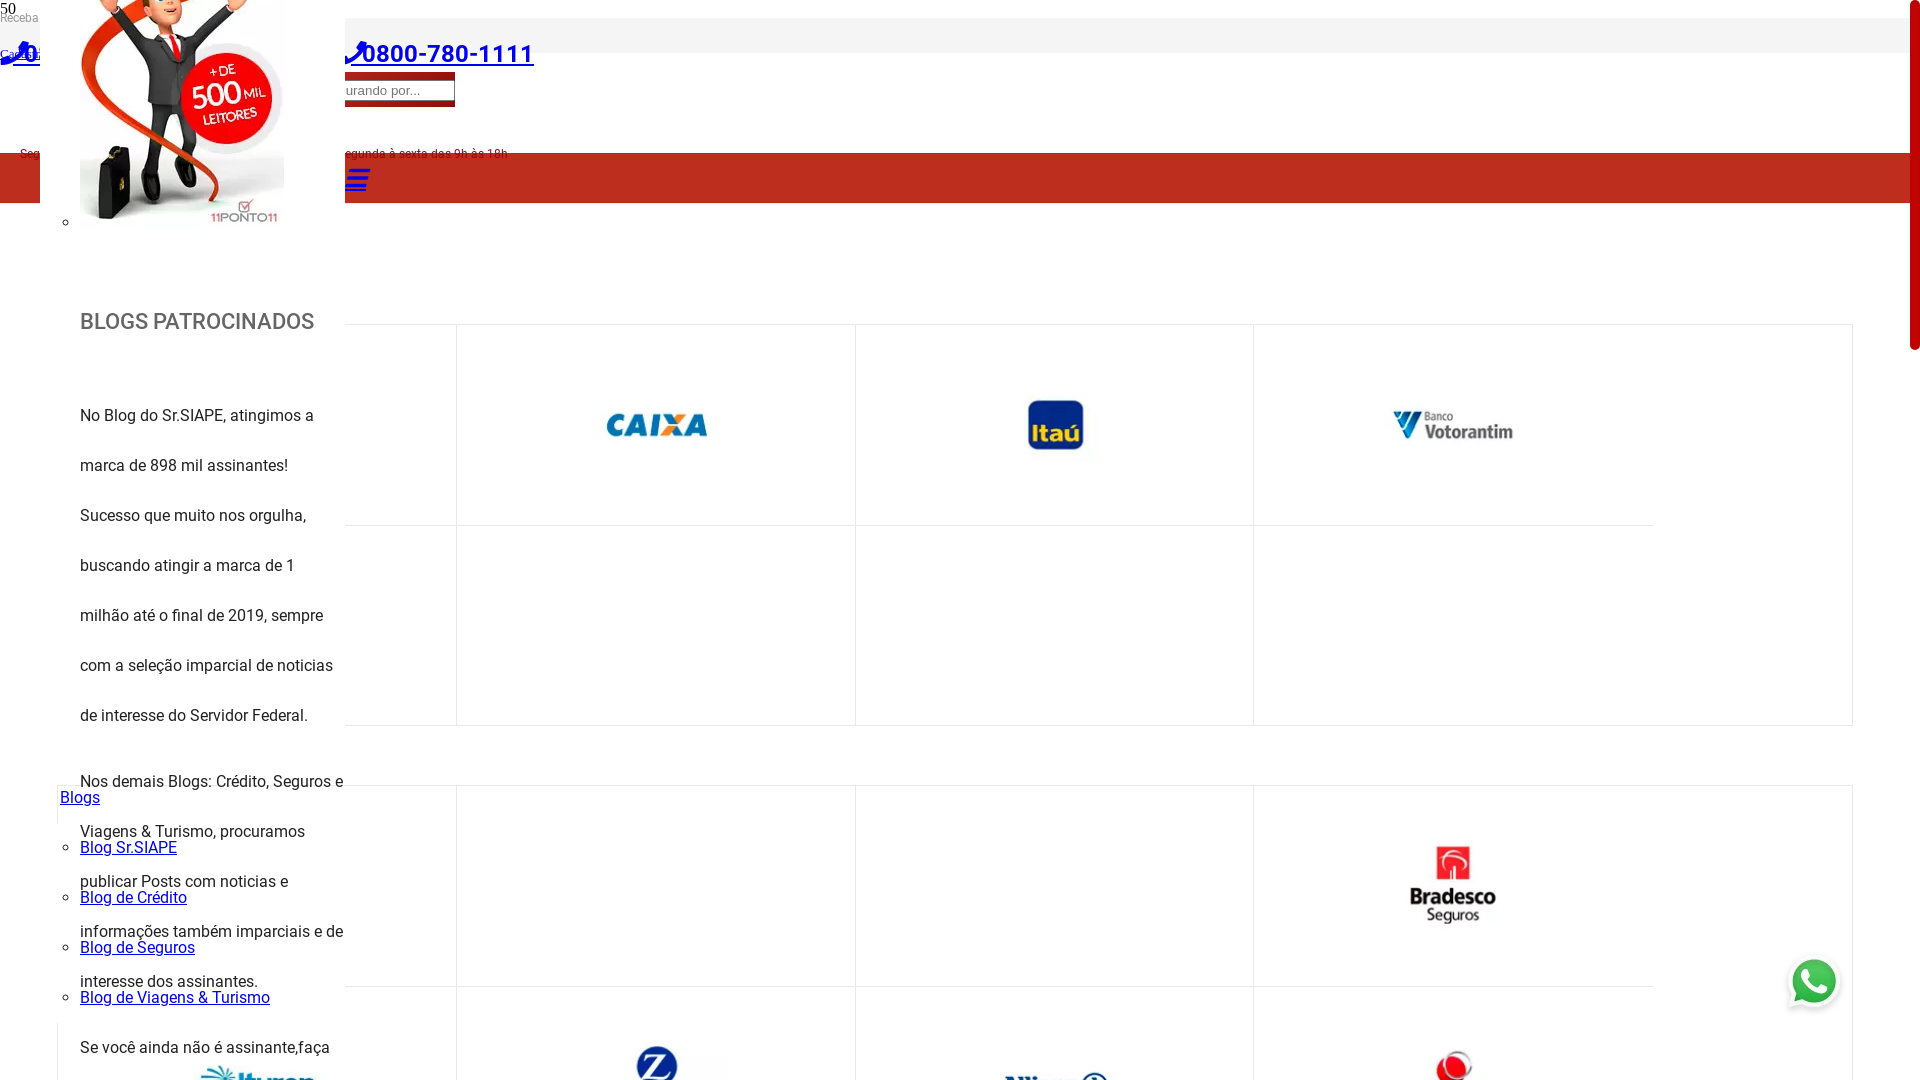  What do you see at coordinates (80, 796) in the screenshot?
I see `'Blogs'` at bounding box center [80, 796].